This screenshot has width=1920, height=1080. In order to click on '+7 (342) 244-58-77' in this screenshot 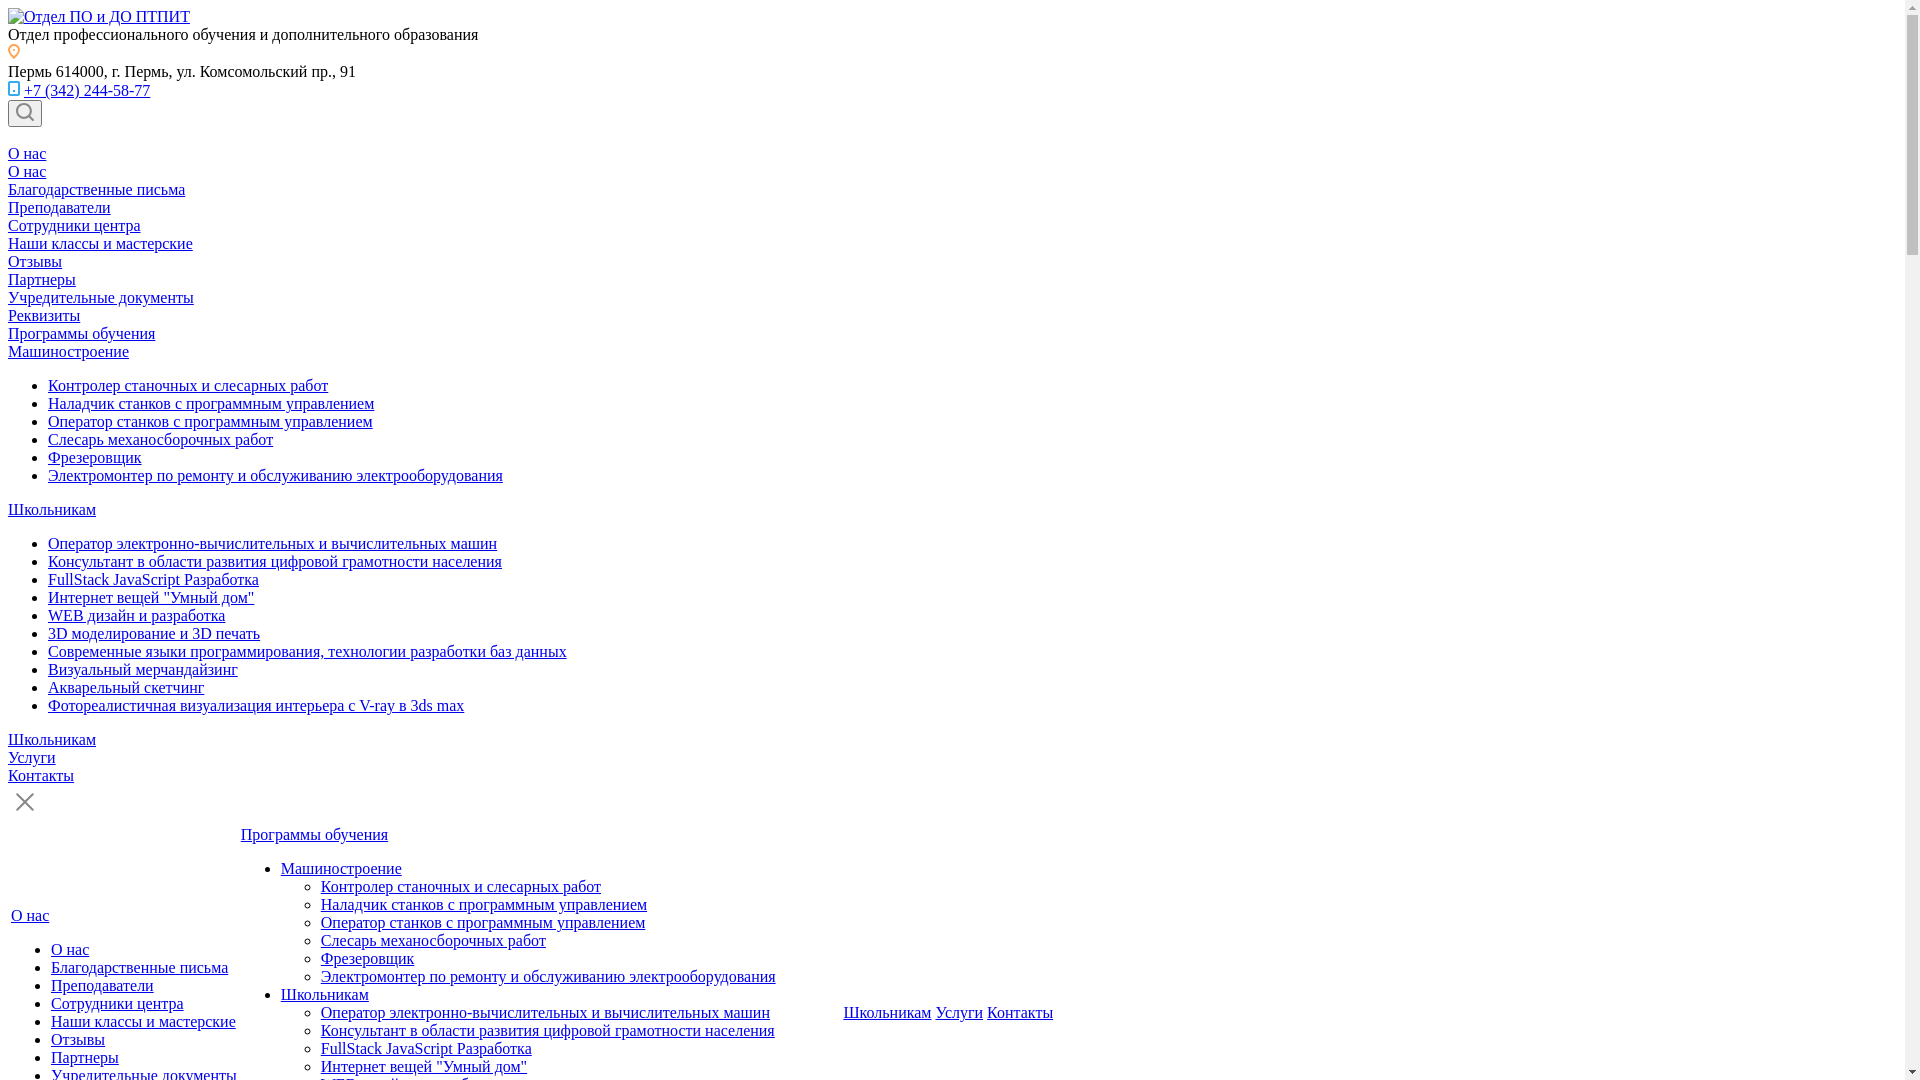, I will do `click(24, 90)`.